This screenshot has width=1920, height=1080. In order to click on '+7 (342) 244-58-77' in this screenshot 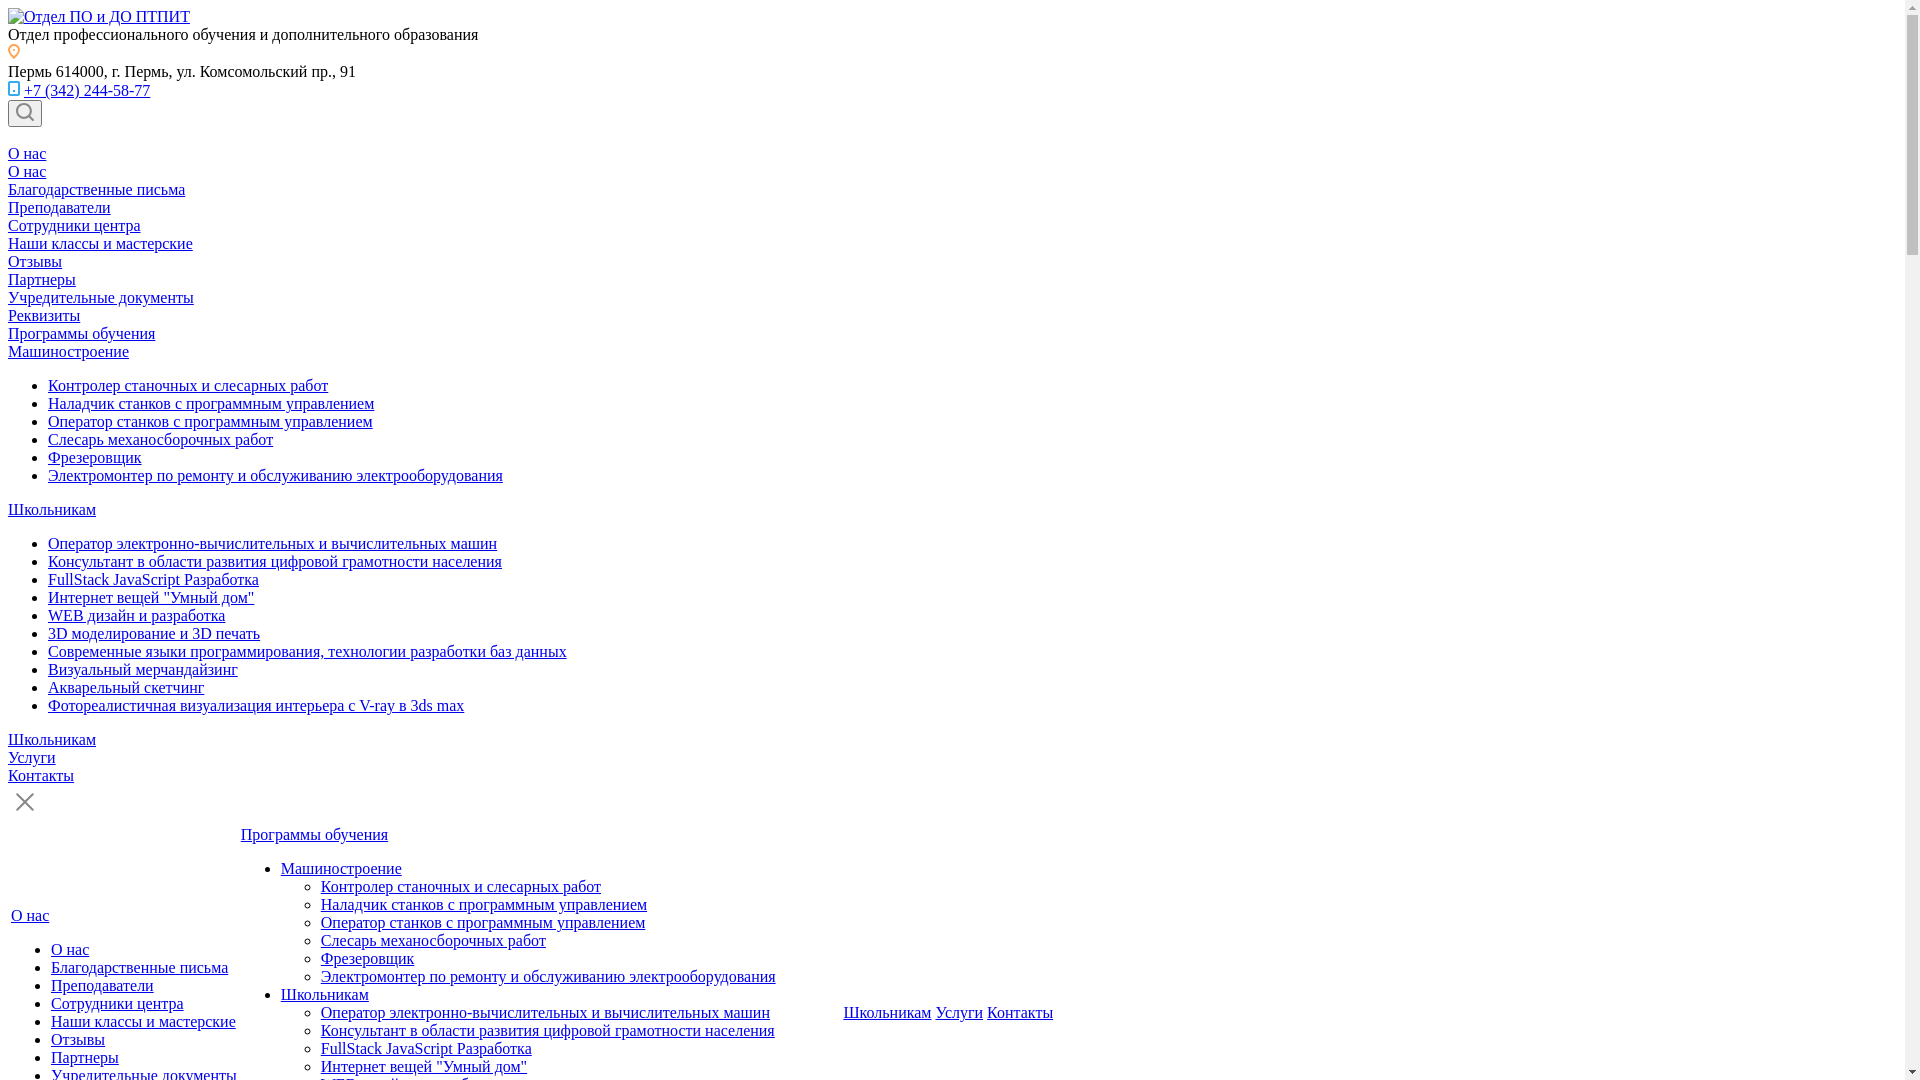, I will do `click(24, 90)`.